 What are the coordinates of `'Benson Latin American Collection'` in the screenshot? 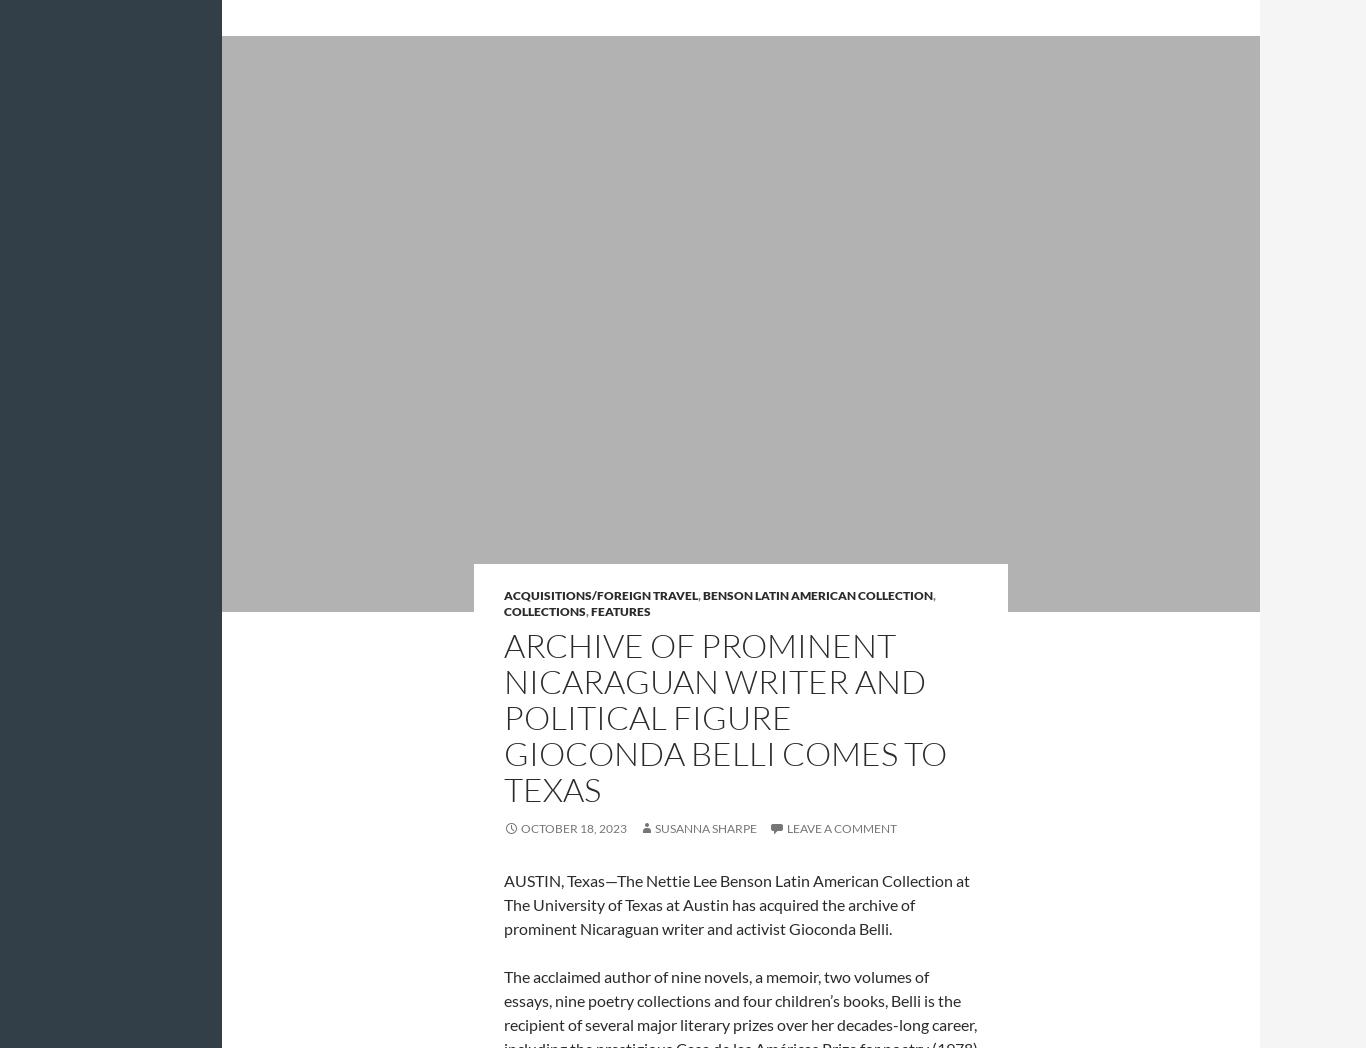 It's located at (816, 594).